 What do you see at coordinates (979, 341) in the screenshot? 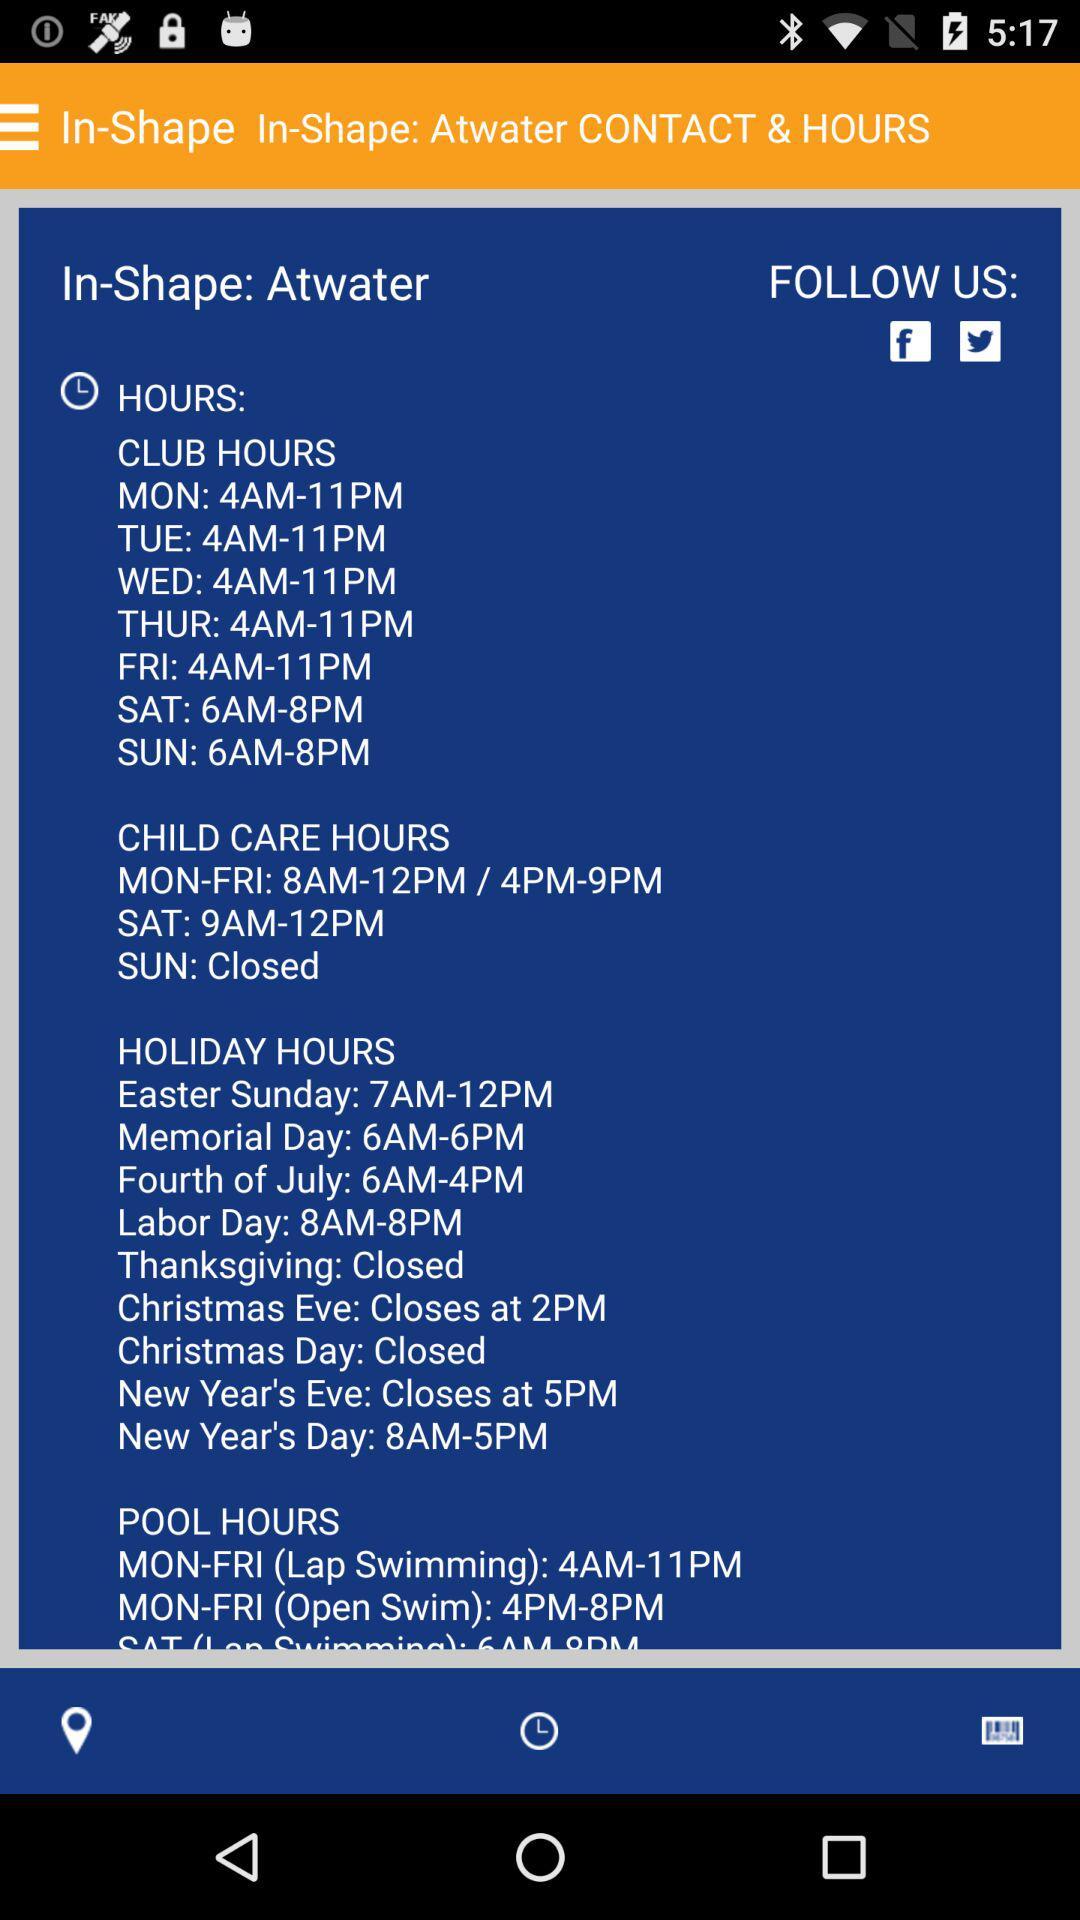
I see `the app below the follow us: app` at bounding box center [979, 341].